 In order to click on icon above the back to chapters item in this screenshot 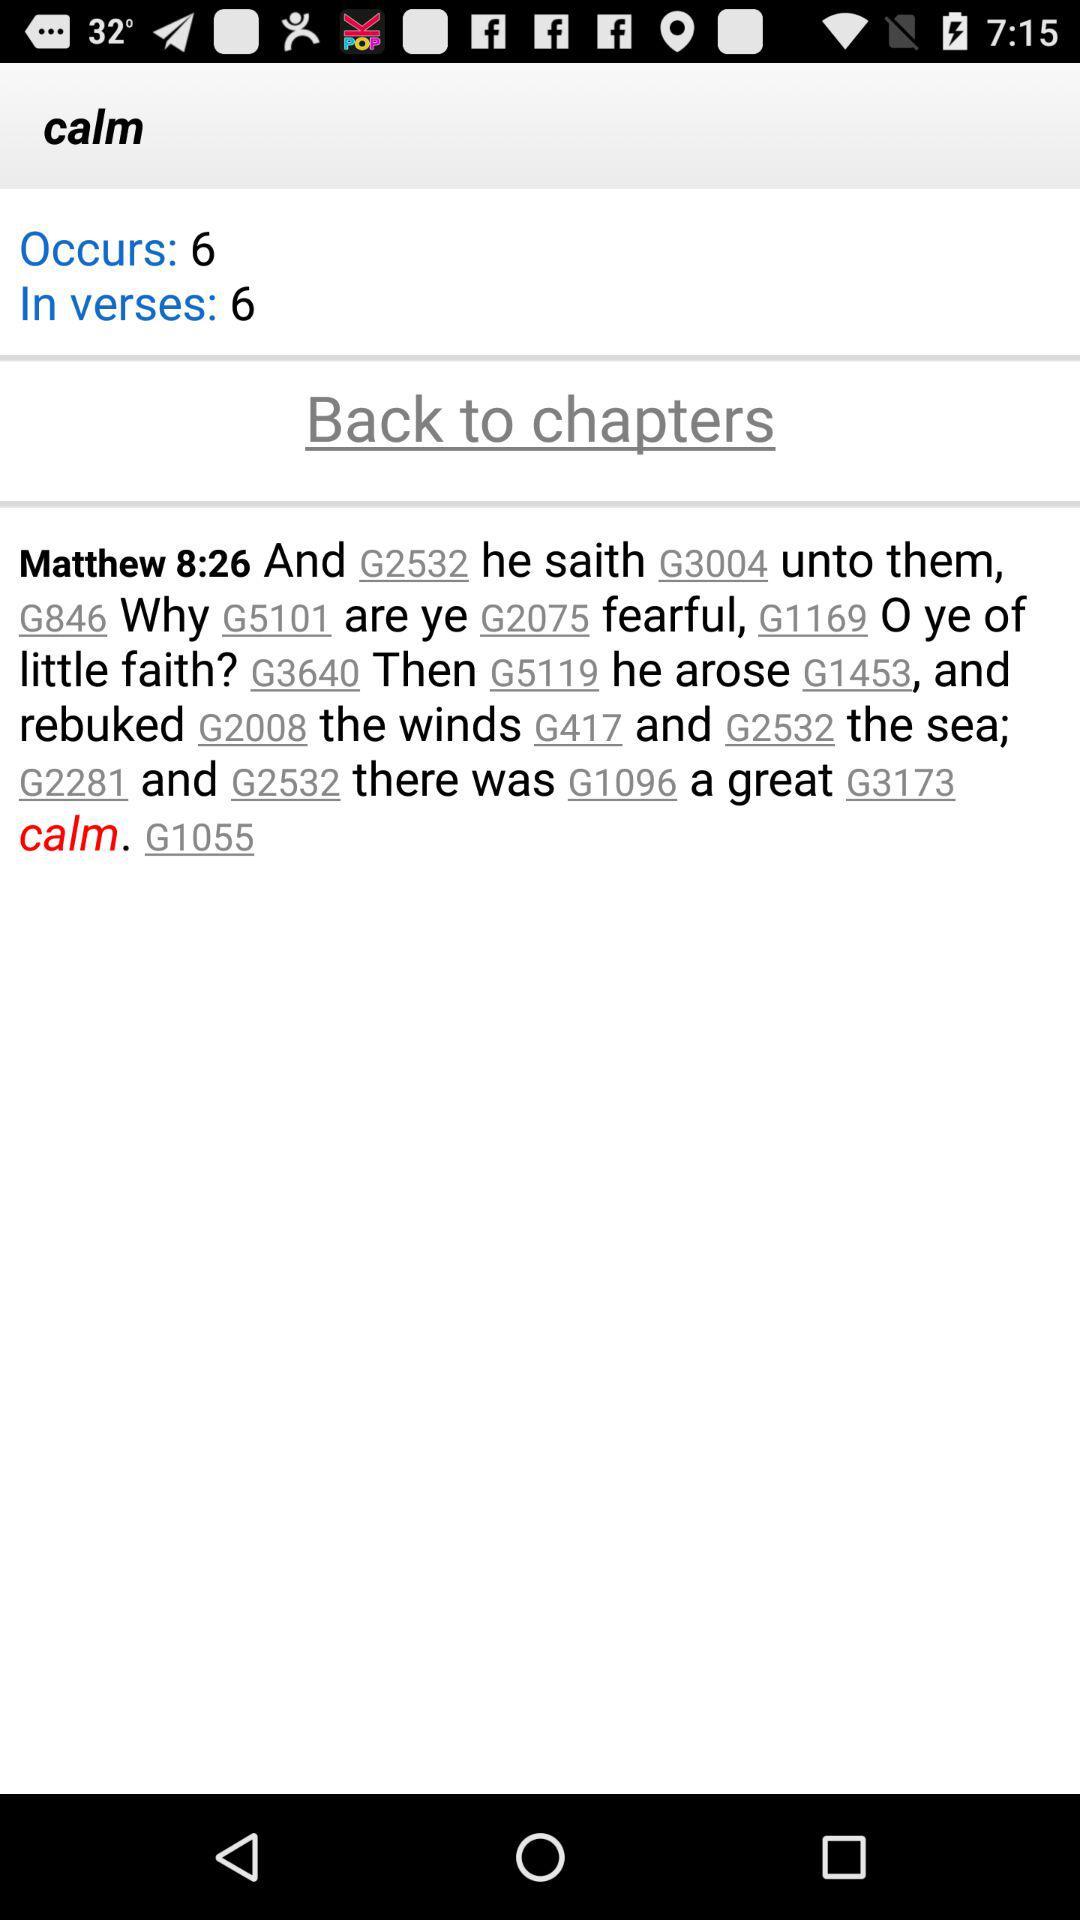, I will do `click(136, 286)`.